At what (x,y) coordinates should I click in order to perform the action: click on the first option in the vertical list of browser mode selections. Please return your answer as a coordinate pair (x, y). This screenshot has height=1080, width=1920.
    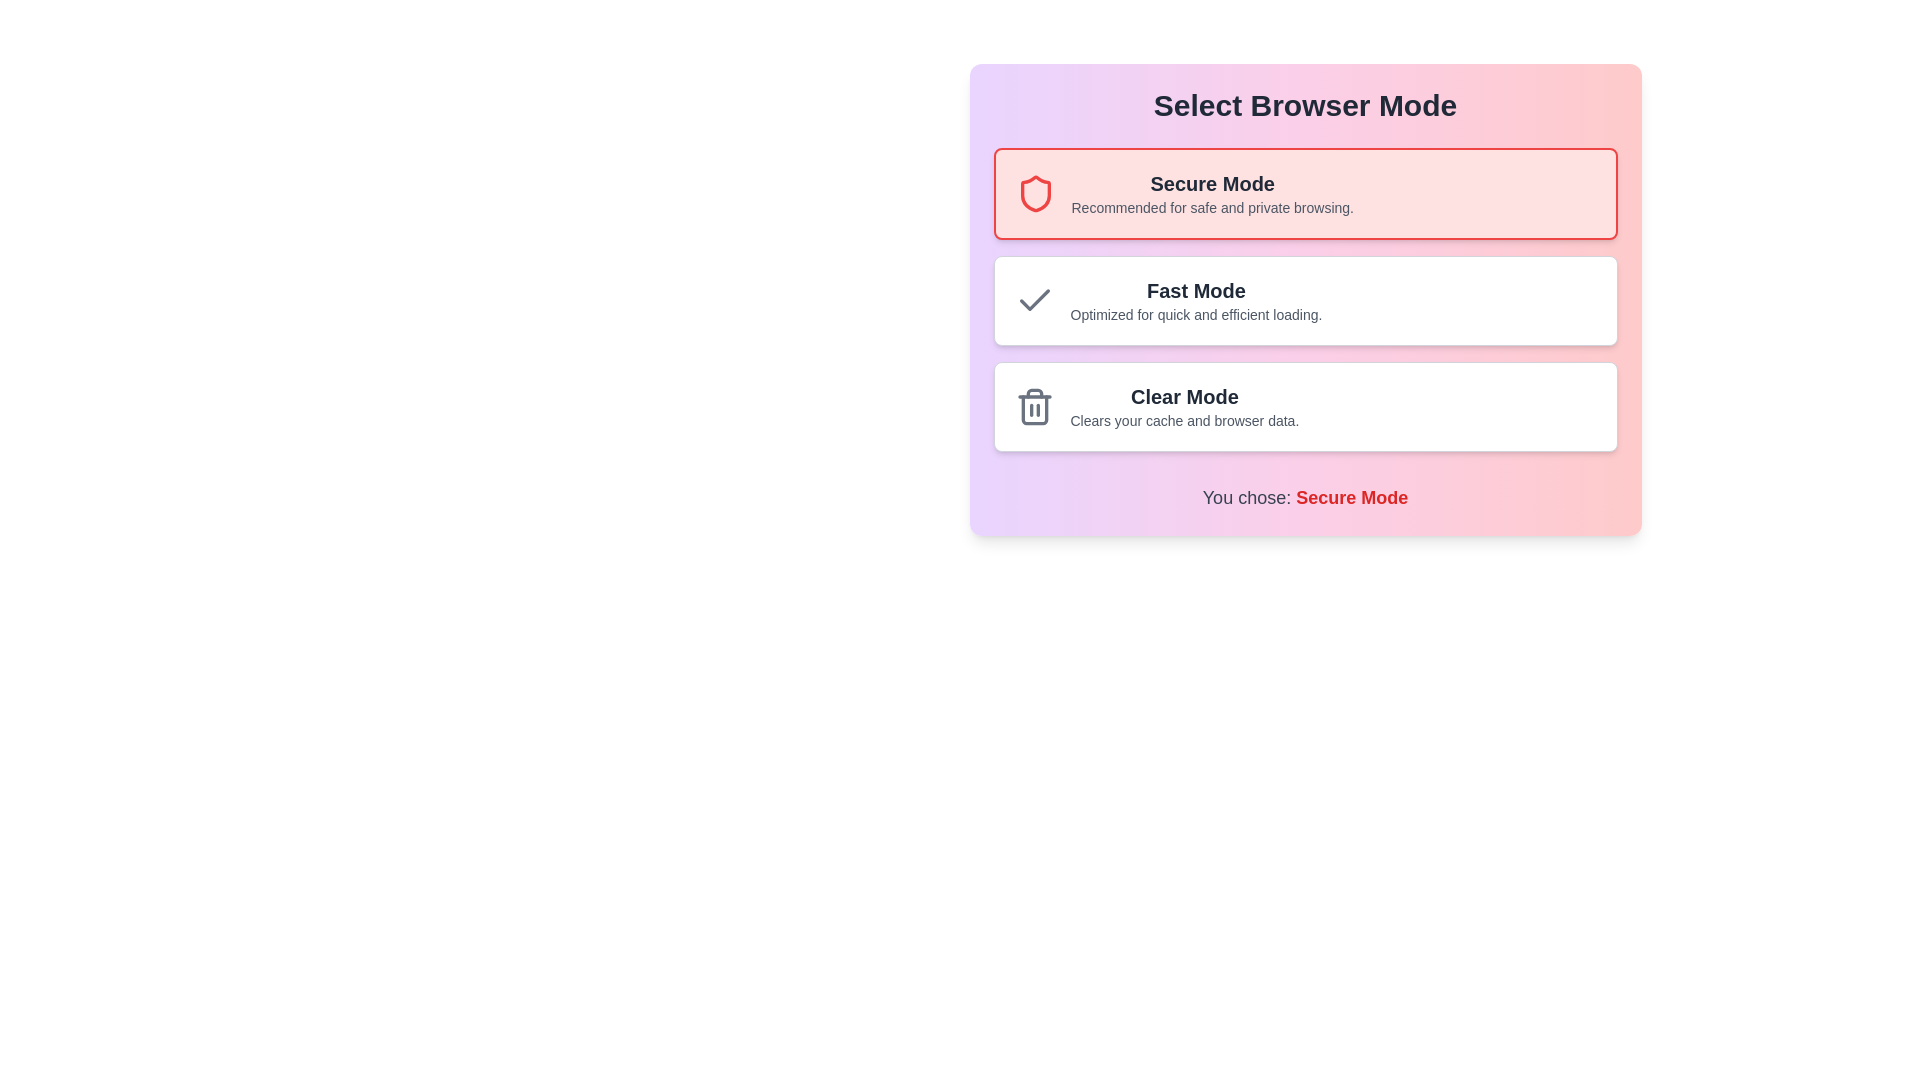
    Looking at the image, I should click on (1305, 193).